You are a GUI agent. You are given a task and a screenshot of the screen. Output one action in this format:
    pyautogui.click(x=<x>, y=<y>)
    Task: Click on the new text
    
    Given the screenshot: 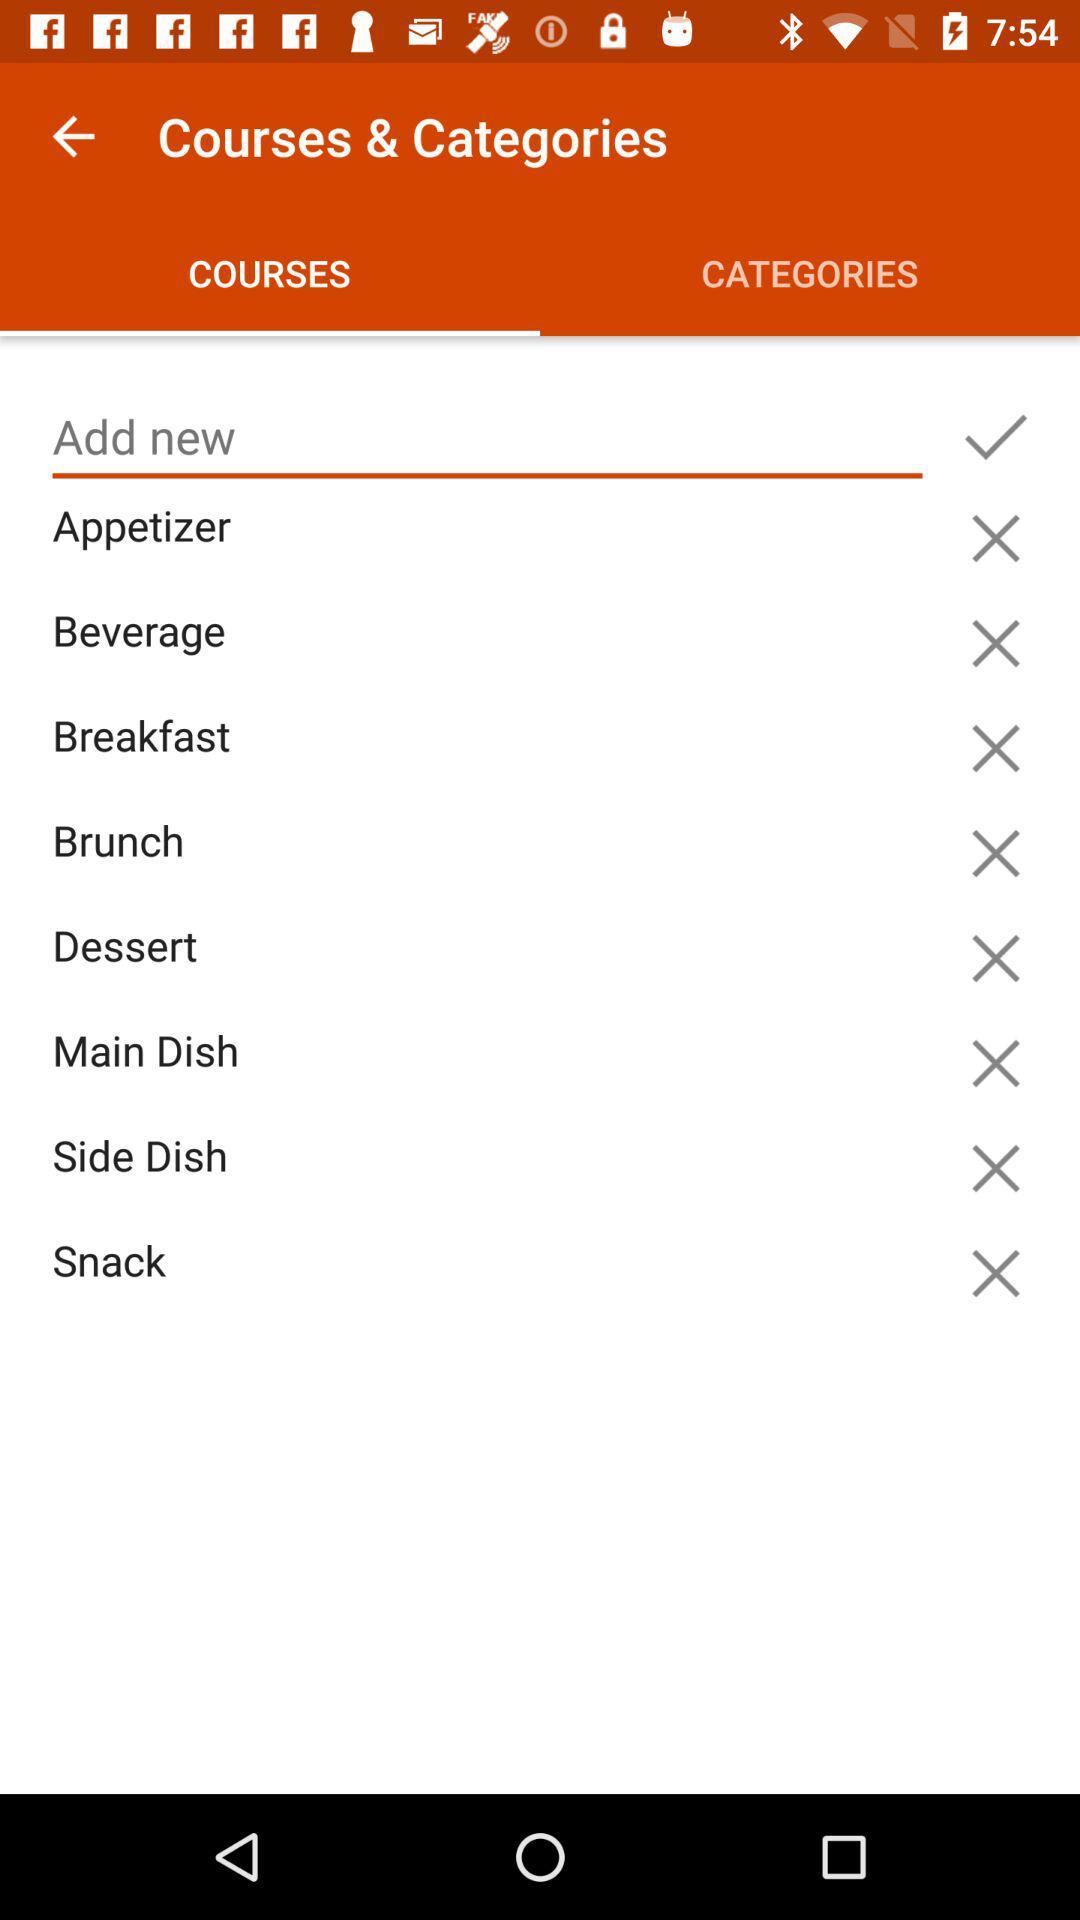 What is the action you would take?
    pyautogui.click(x=995, y=436)
    